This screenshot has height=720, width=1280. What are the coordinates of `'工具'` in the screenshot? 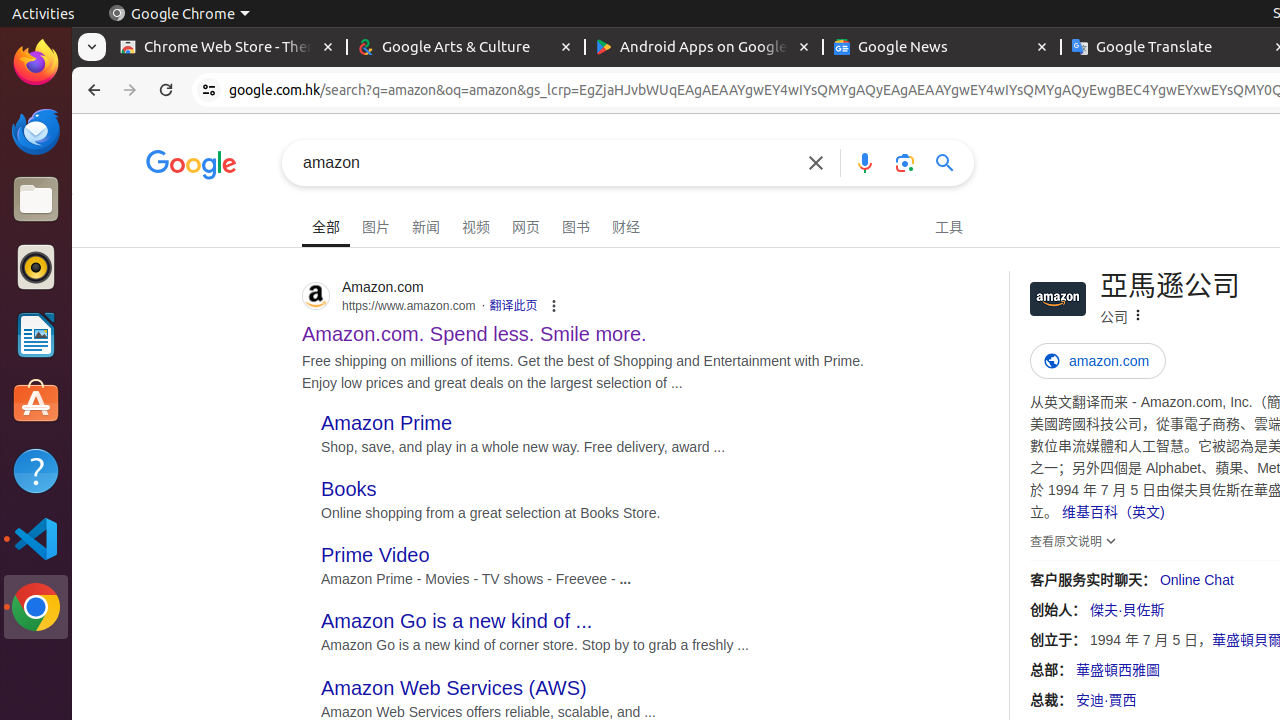 It's located at (947, 225).